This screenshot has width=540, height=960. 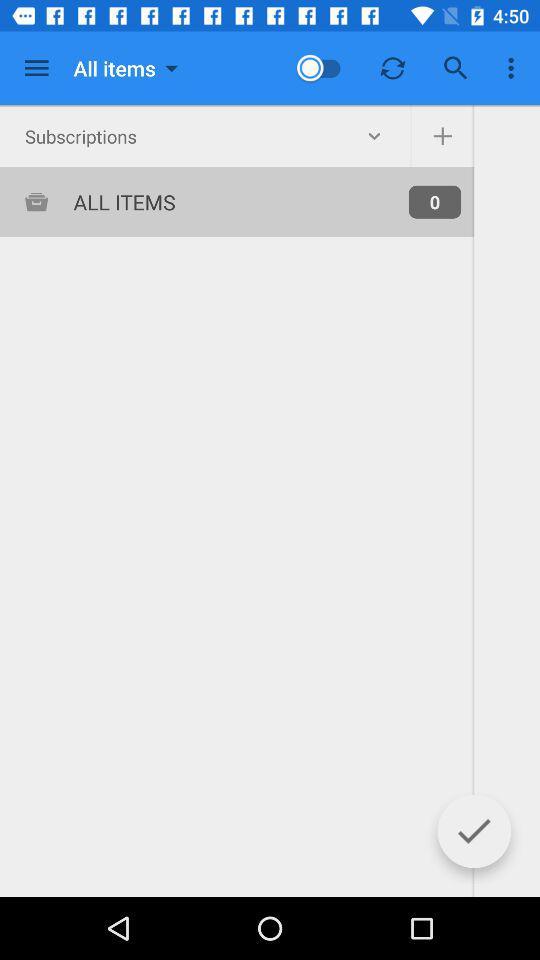 What do you see at coordinates (442, 135) in the screenshot?
I see `the add icon` at bounding box center [442, 135].